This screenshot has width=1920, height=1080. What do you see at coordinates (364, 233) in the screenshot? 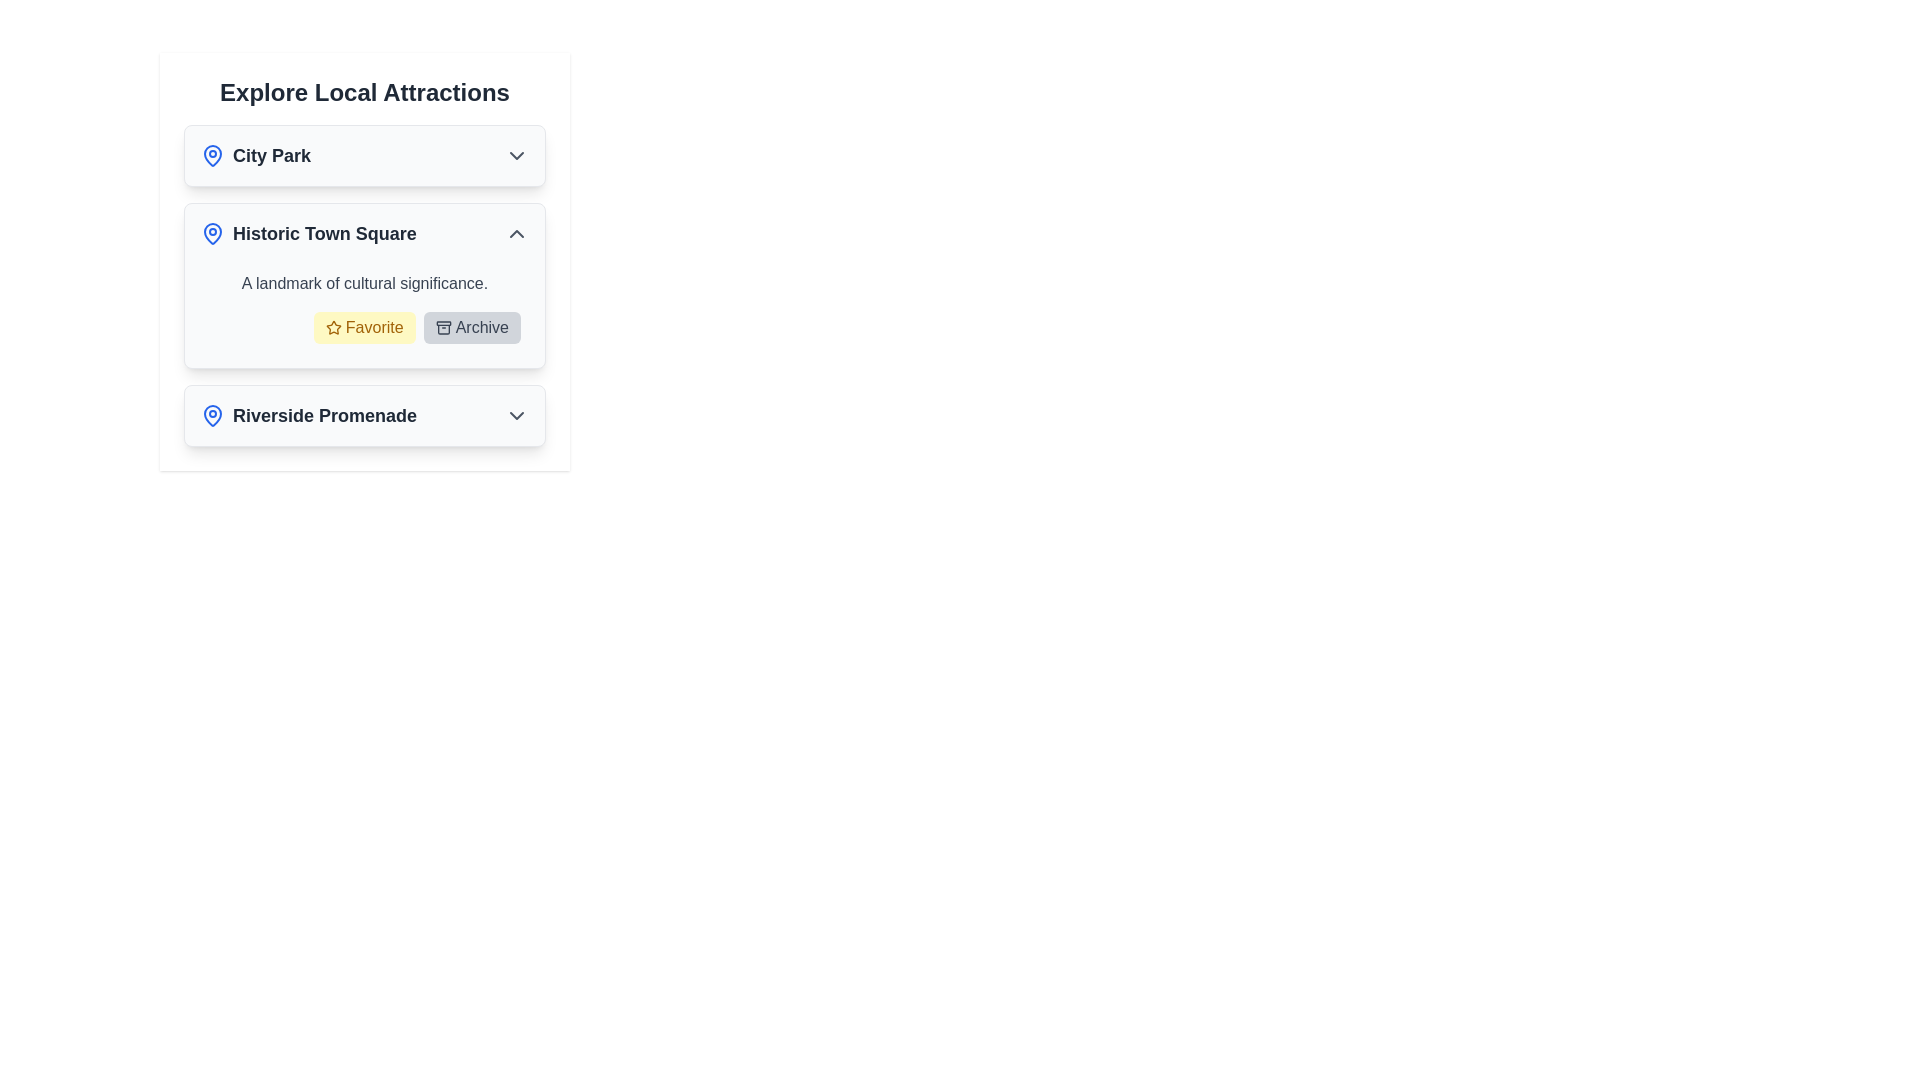
I see `the interactive list item for 'Historic Town Square'` at bounding box center [364, 233].